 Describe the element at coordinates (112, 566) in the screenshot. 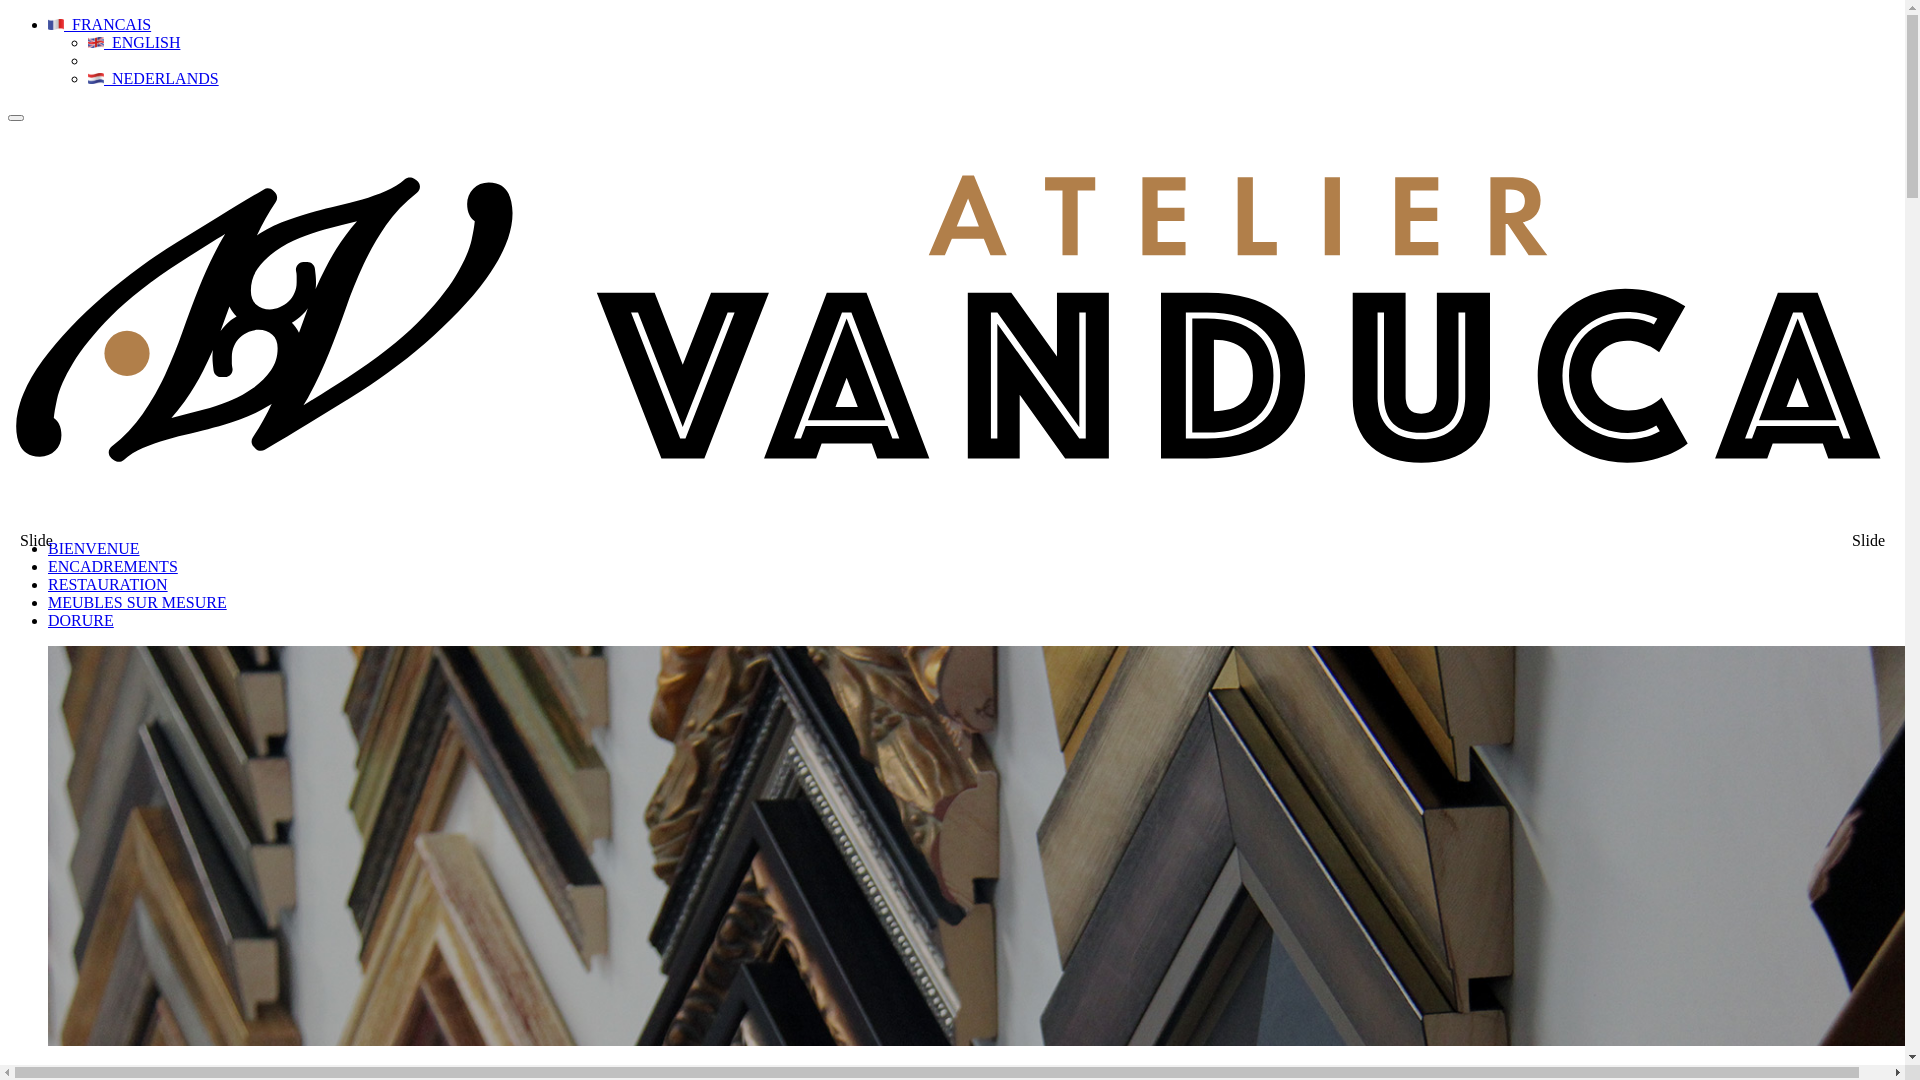

I see `'ENCADREMENTS'` at that location.